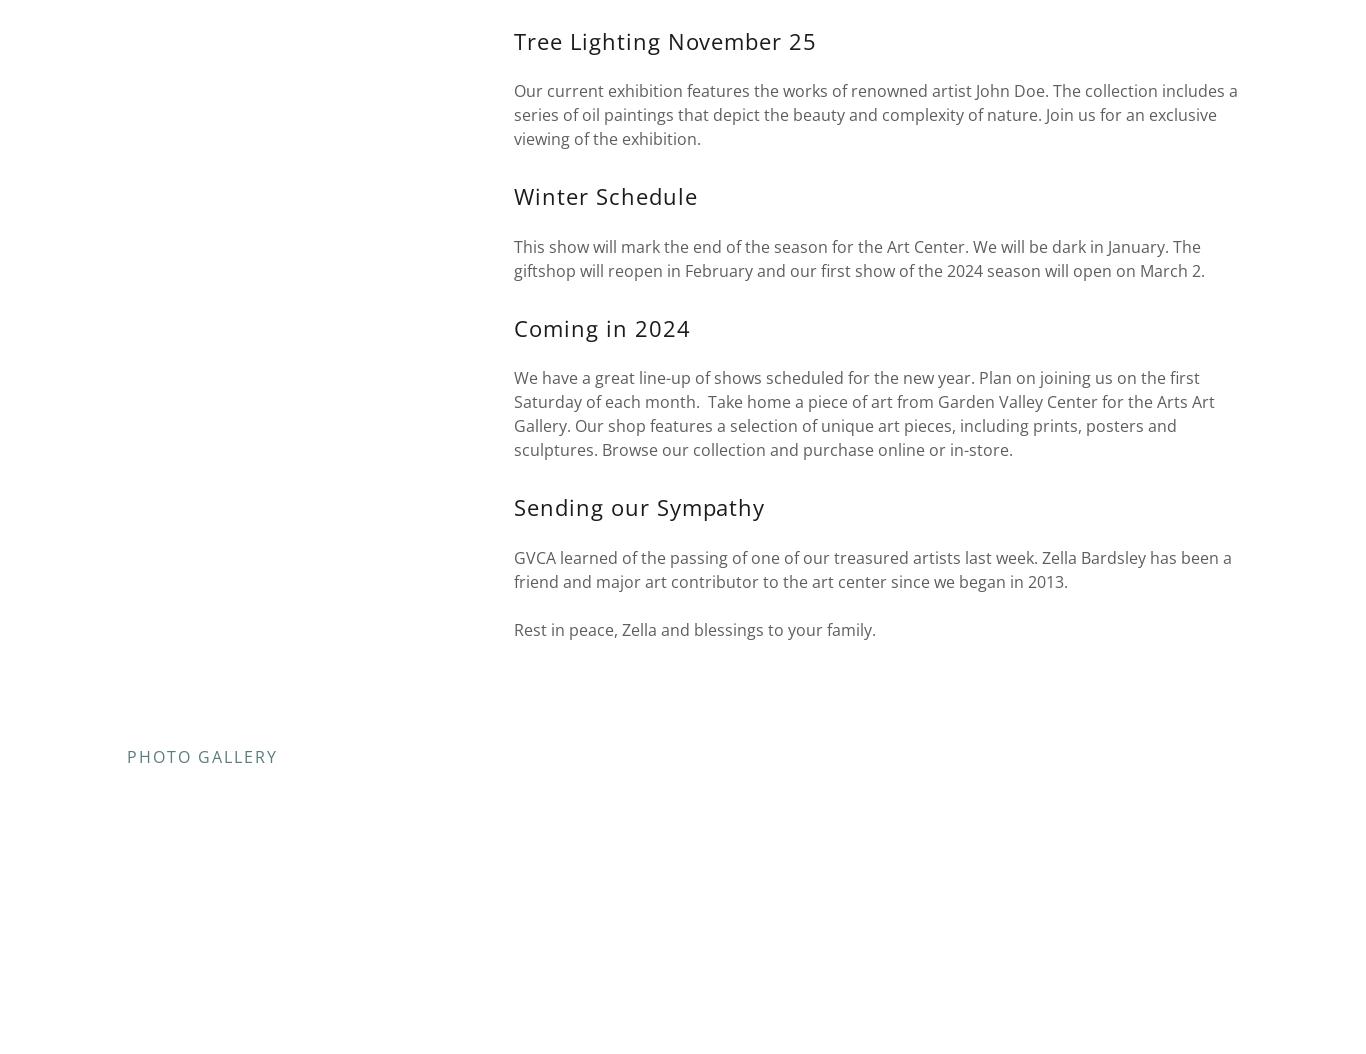  Describe the element at coordinates (604, 195) in the screenshot. I see `'Winter Schedule'` at that location.